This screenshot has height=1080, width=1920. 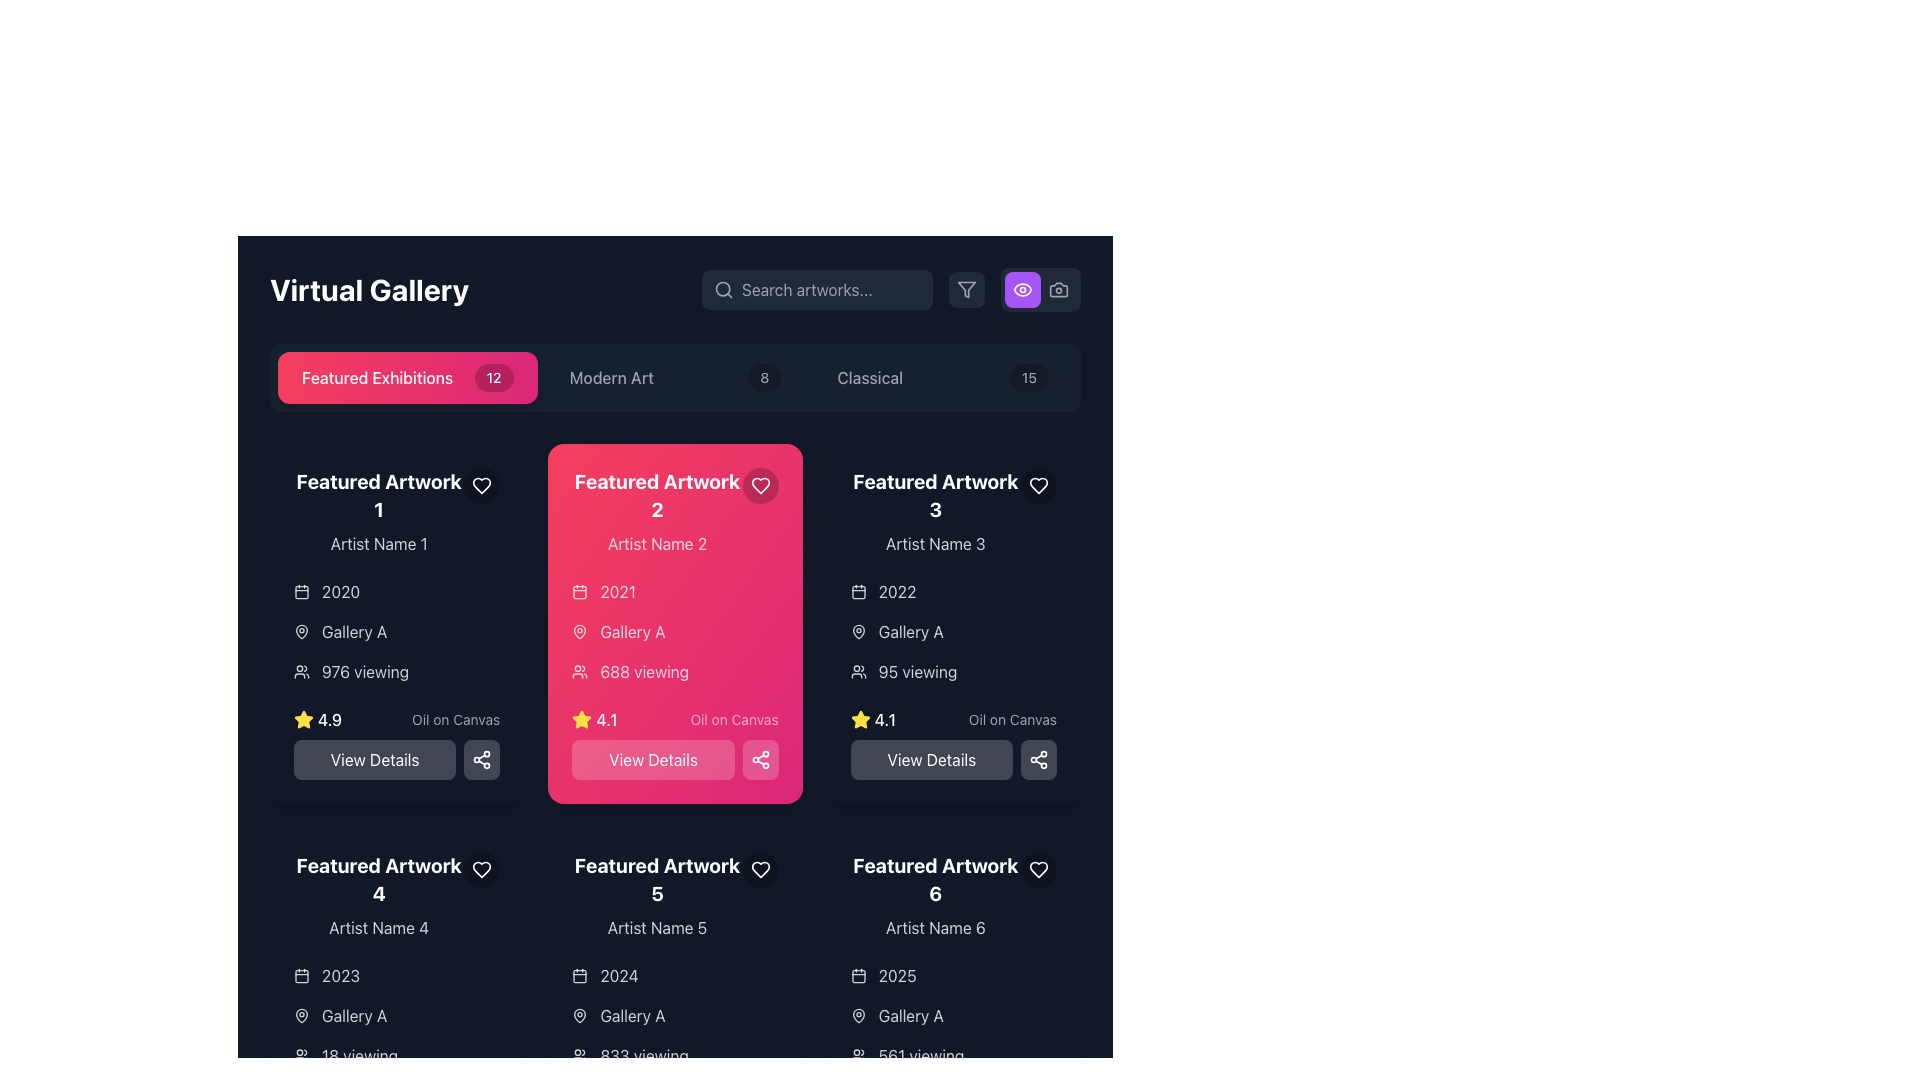 What do you see at coordinates (379, 511) in the screenshot?
I see `the Text block displaying the artwork title and artist's name` at bounding box center [379, 511].